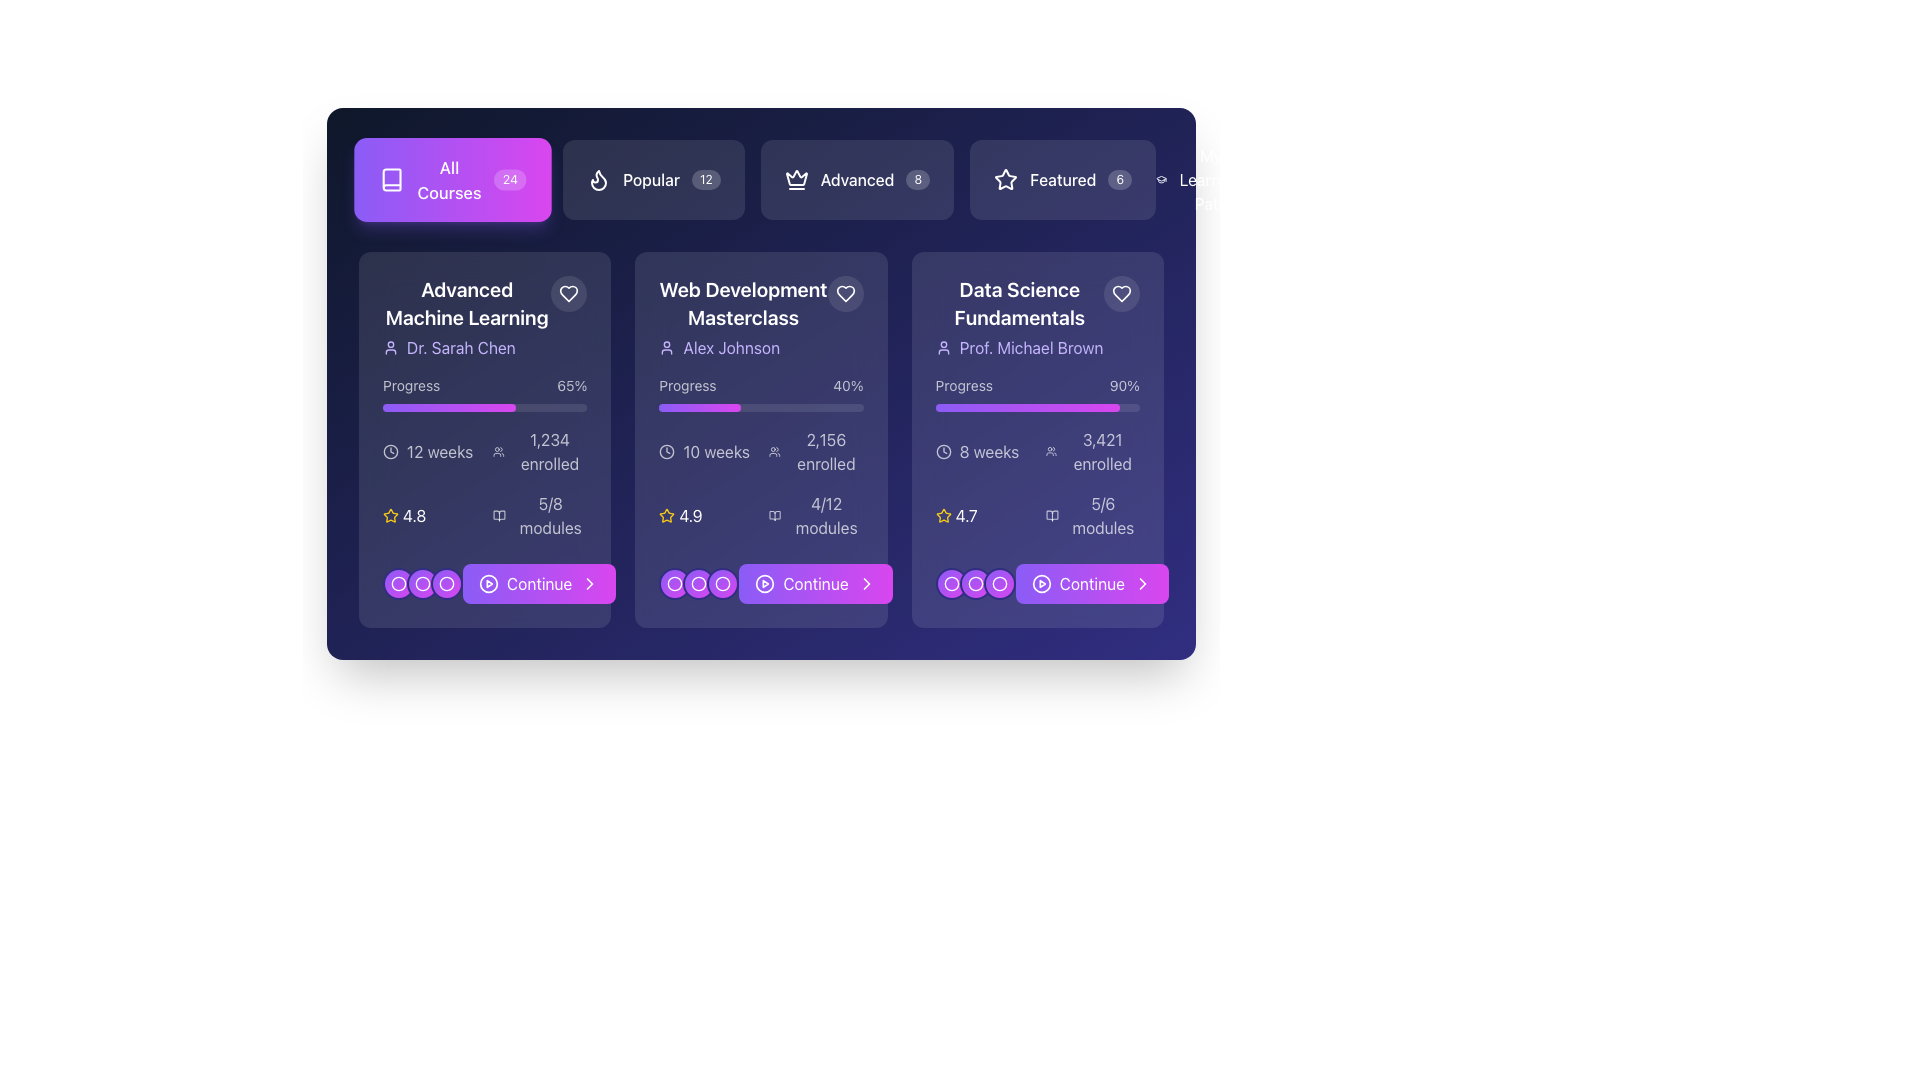 Image resolution: width=1920 pixels, height=1080 pixels. Describe the element at coordinates (742, 304) in the screenshot. I see `the text element styled with extra large, bold, white font that reads 'Web Development Masterclass', located at the top-left of its dark background card, which is the second card from the left` at that location.